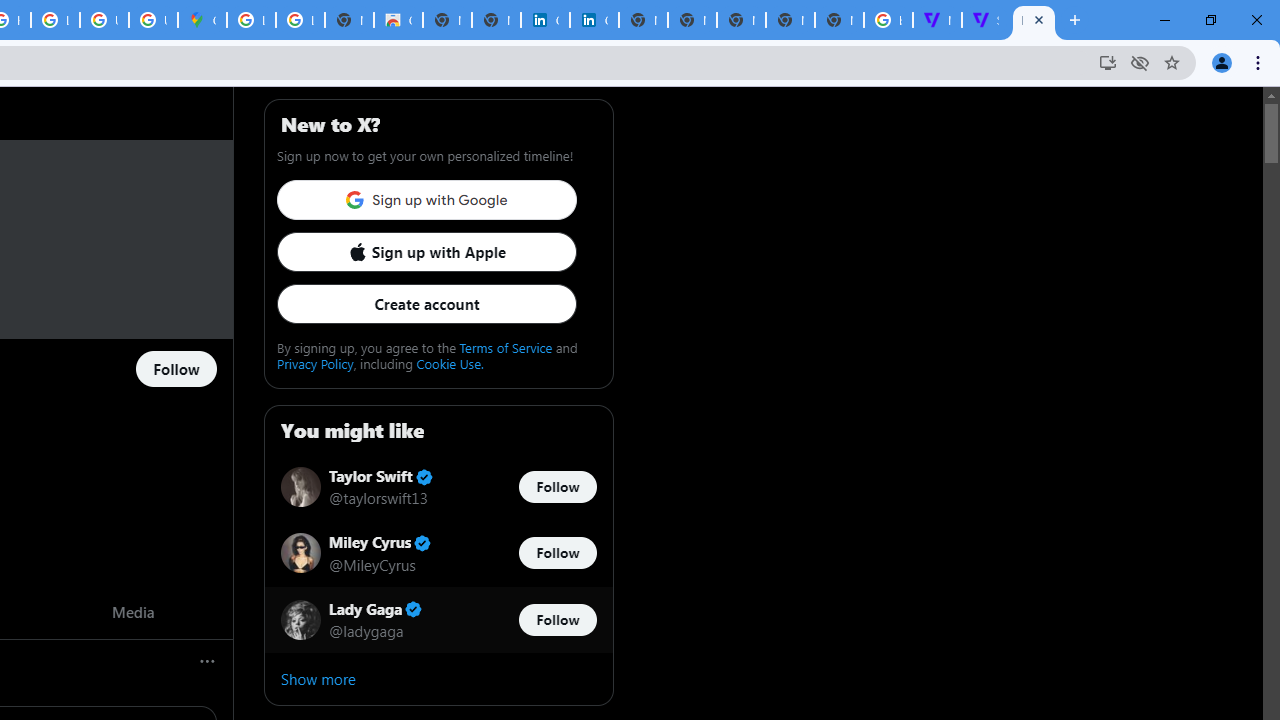 The width and height of the screenshot is (1280, 720). Describe the element at coordinates (376, 608) in the screenshot. I see `'Lady Gaga Verified account'` at that location.